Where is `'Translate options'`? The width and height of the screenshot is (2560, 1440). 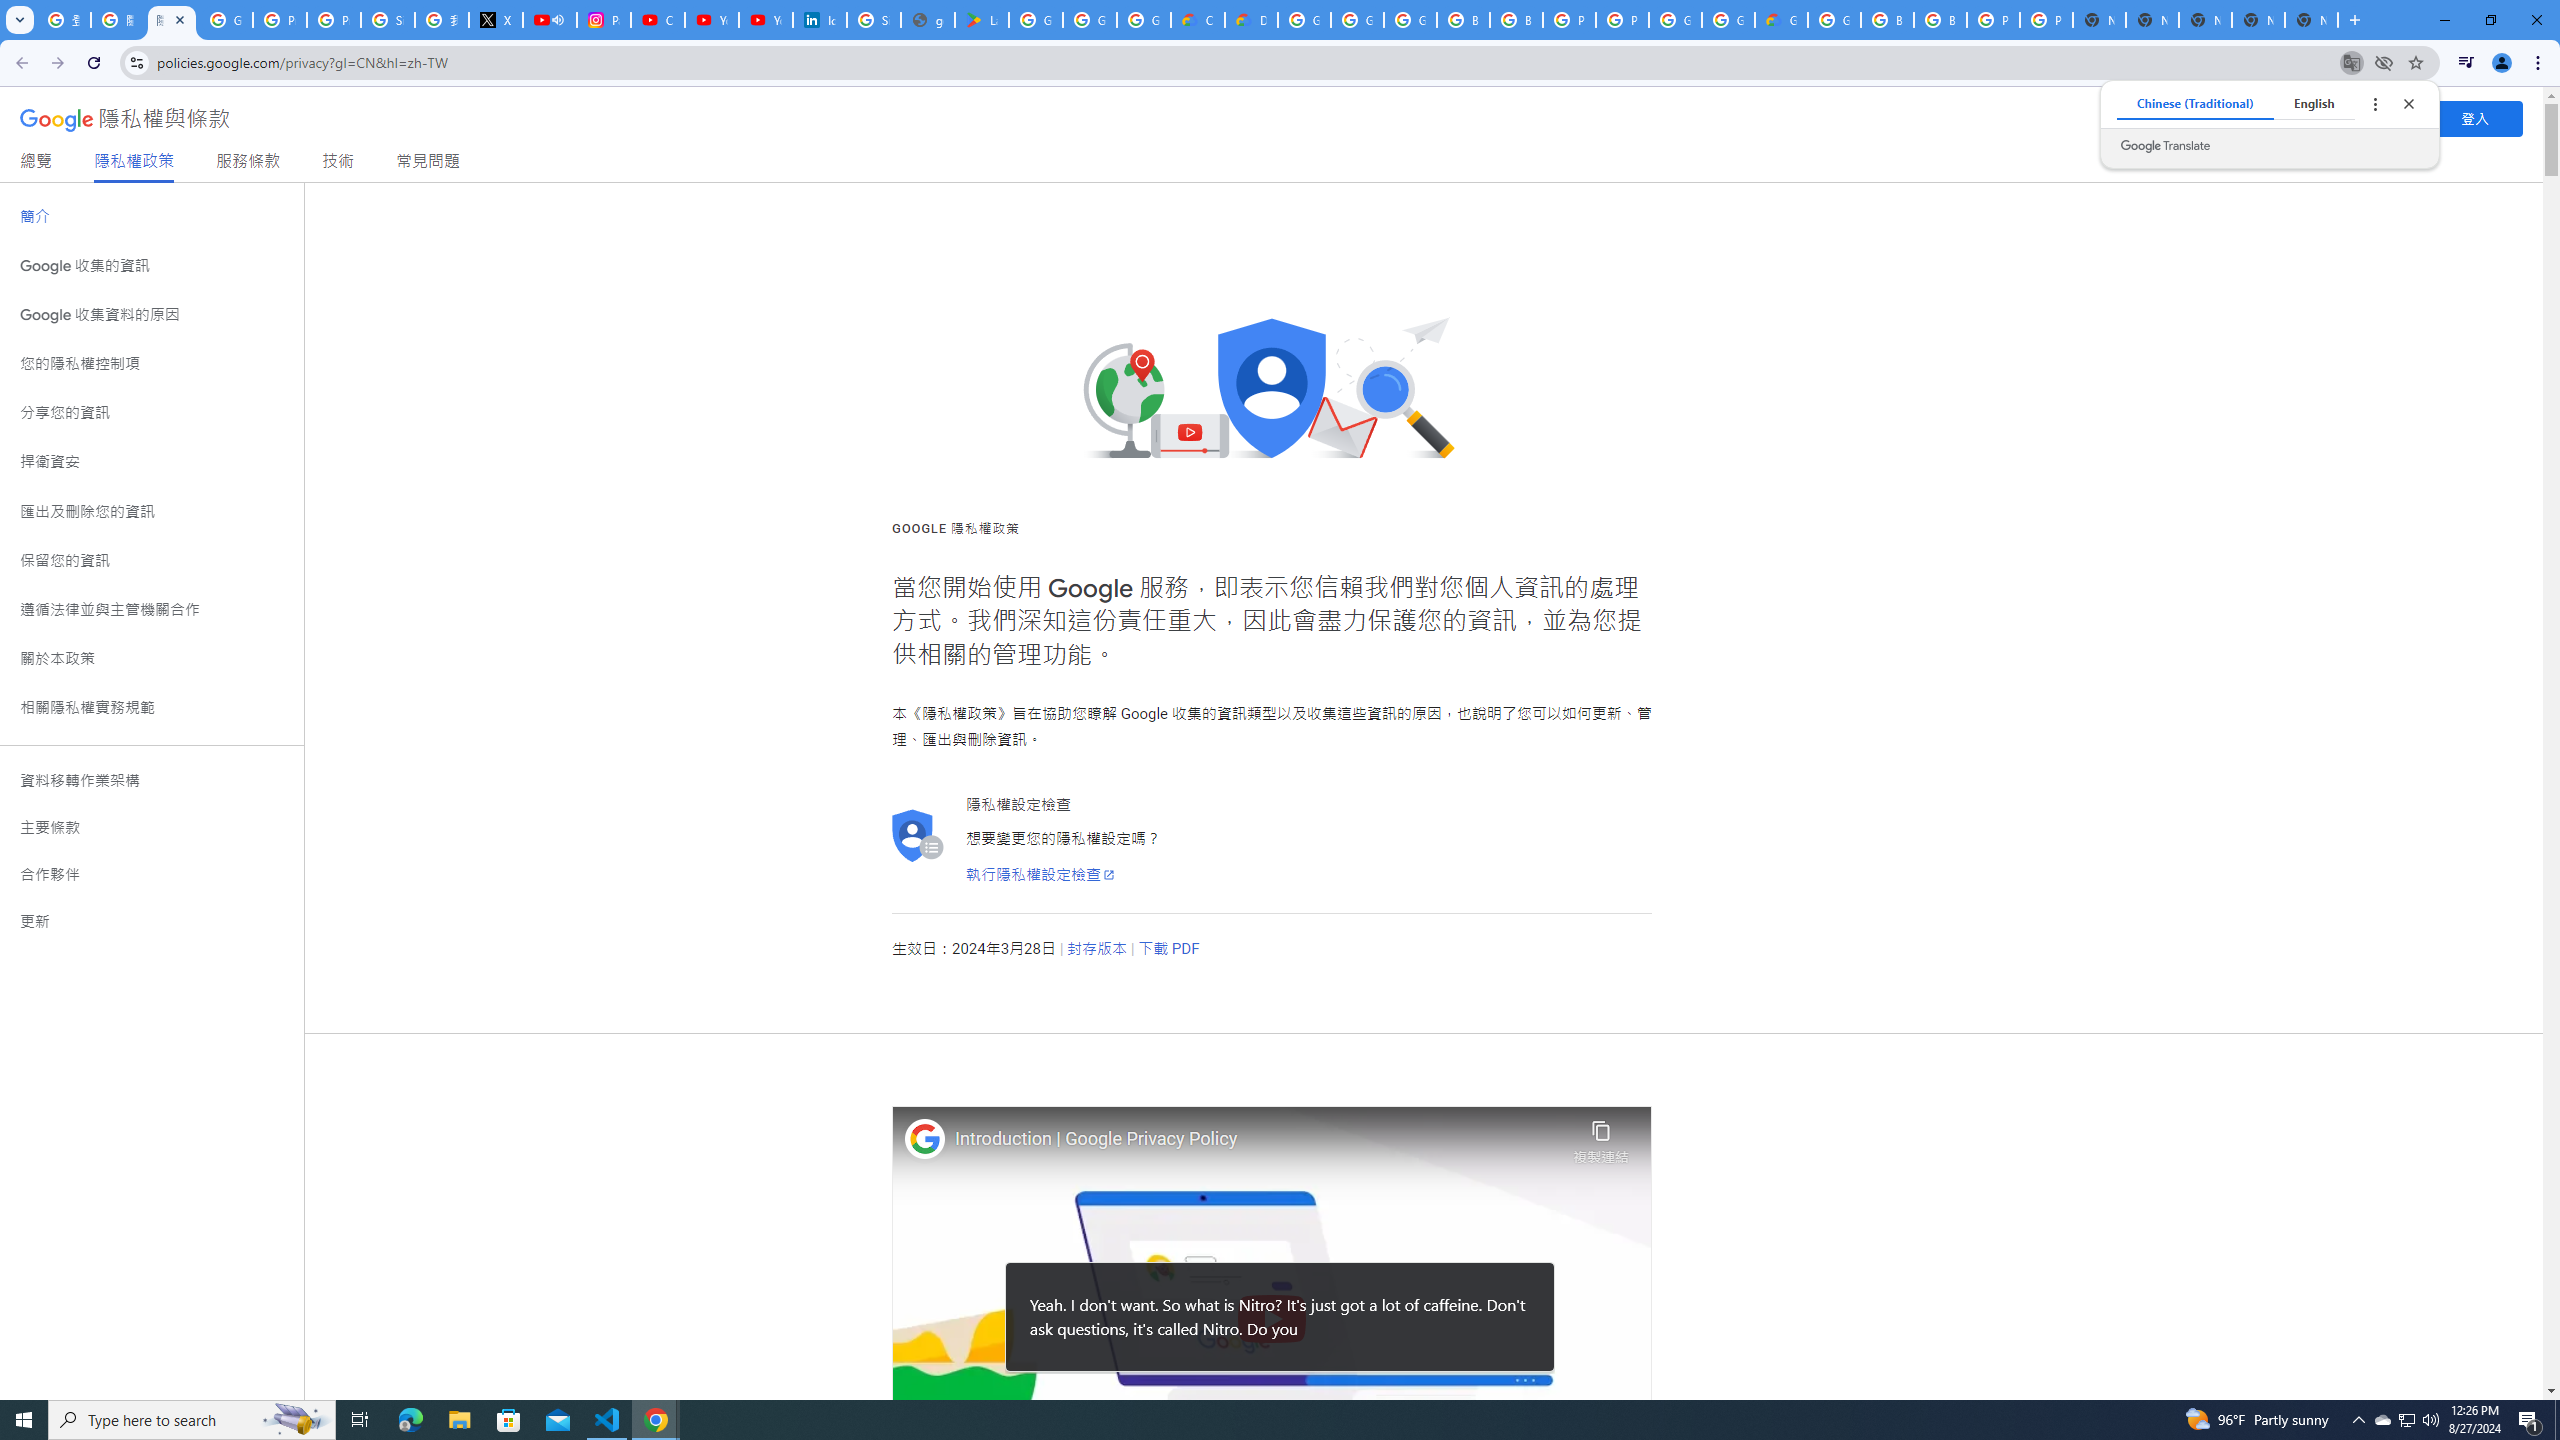
'Translate options' is located at coordinates (2373, 103).